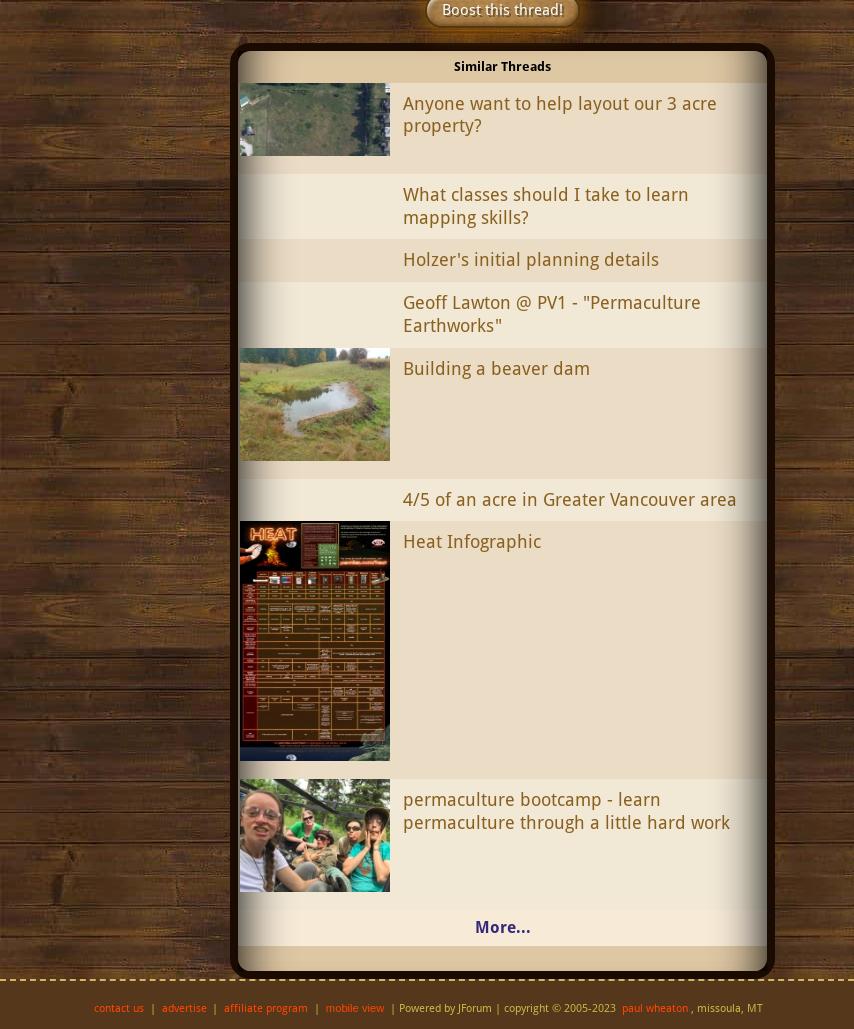 This screenshot has height=1029, width=854. What do you see at coordinates (503, 1007) in the screenshot?
I see `'| Powered by JForum | copyright © 2005-2023'` at bounding box center [503, 1007].